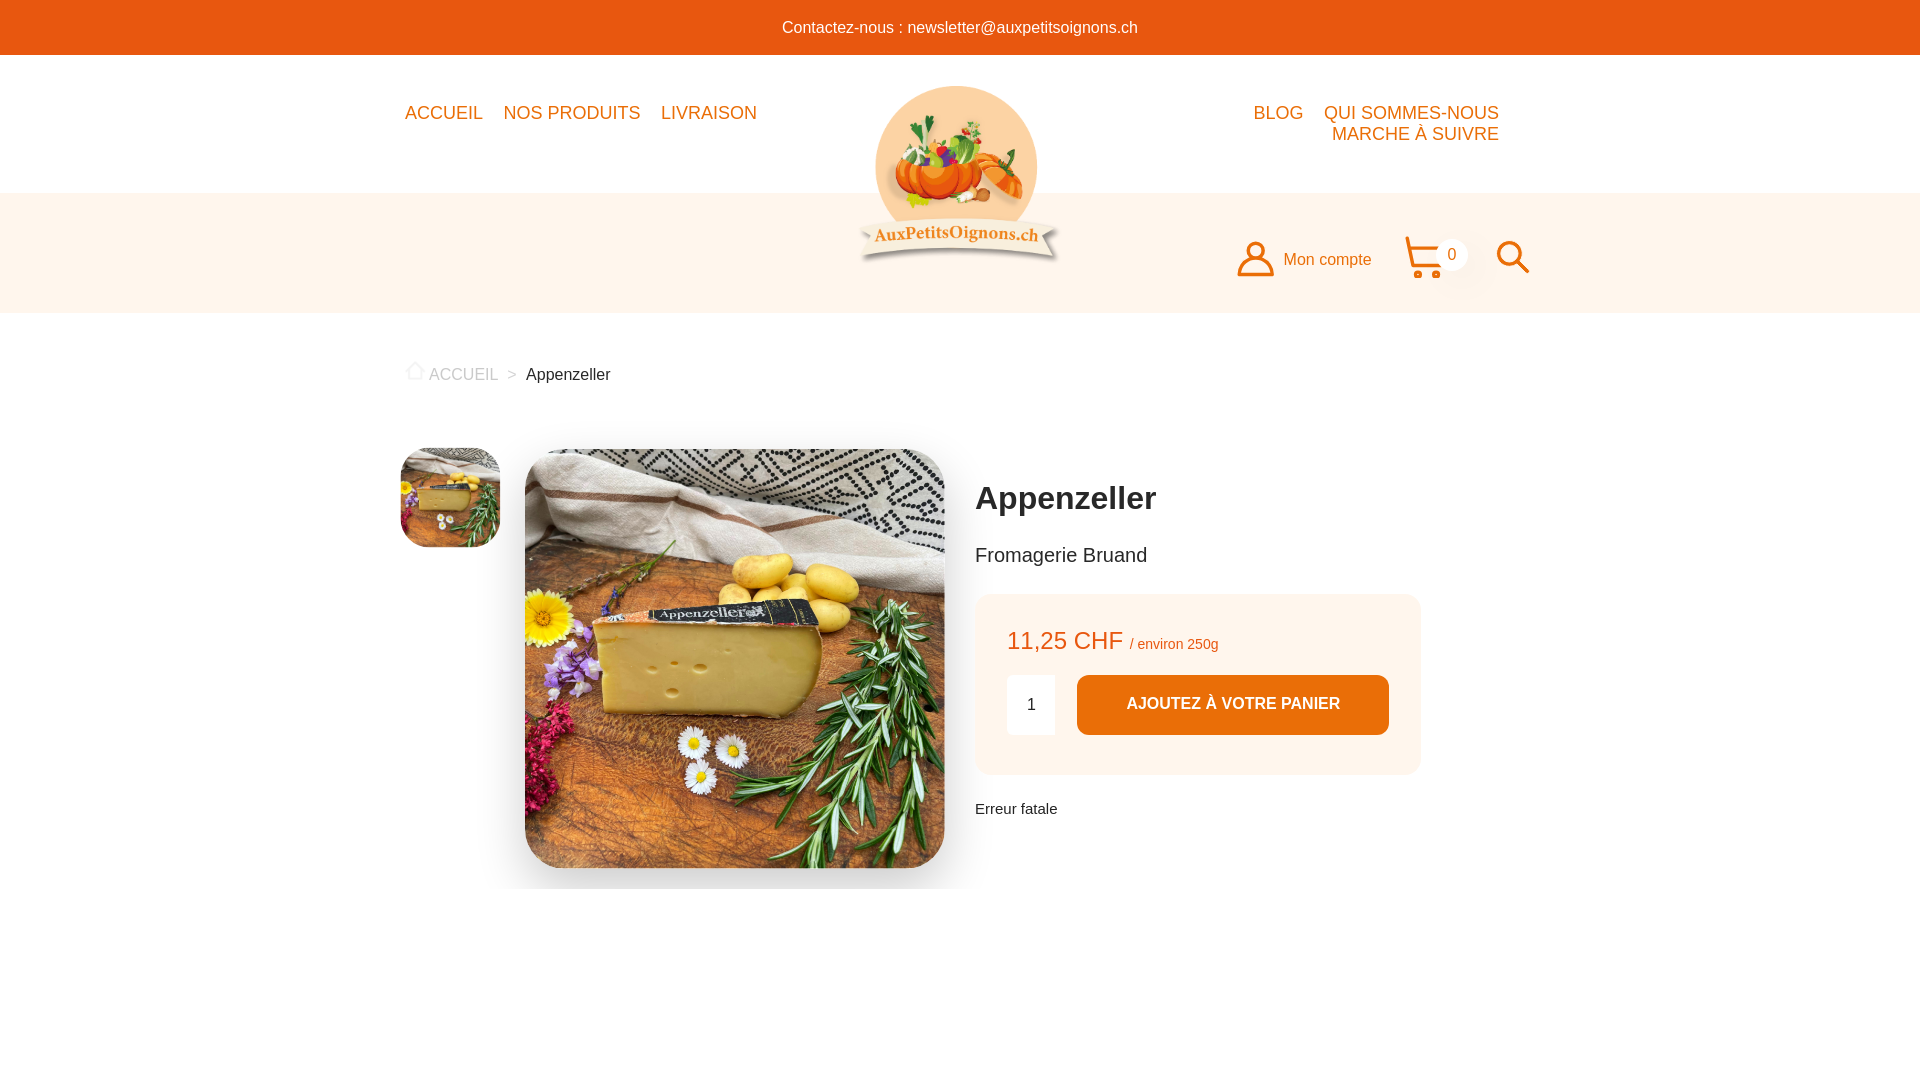 This screenshot has width=1920, height=1080. What do you see at coordinates (1410, 112) in the screenshot?
I see `'QUI SOMMES-NOUS'` at bounding box center [1410, 112].